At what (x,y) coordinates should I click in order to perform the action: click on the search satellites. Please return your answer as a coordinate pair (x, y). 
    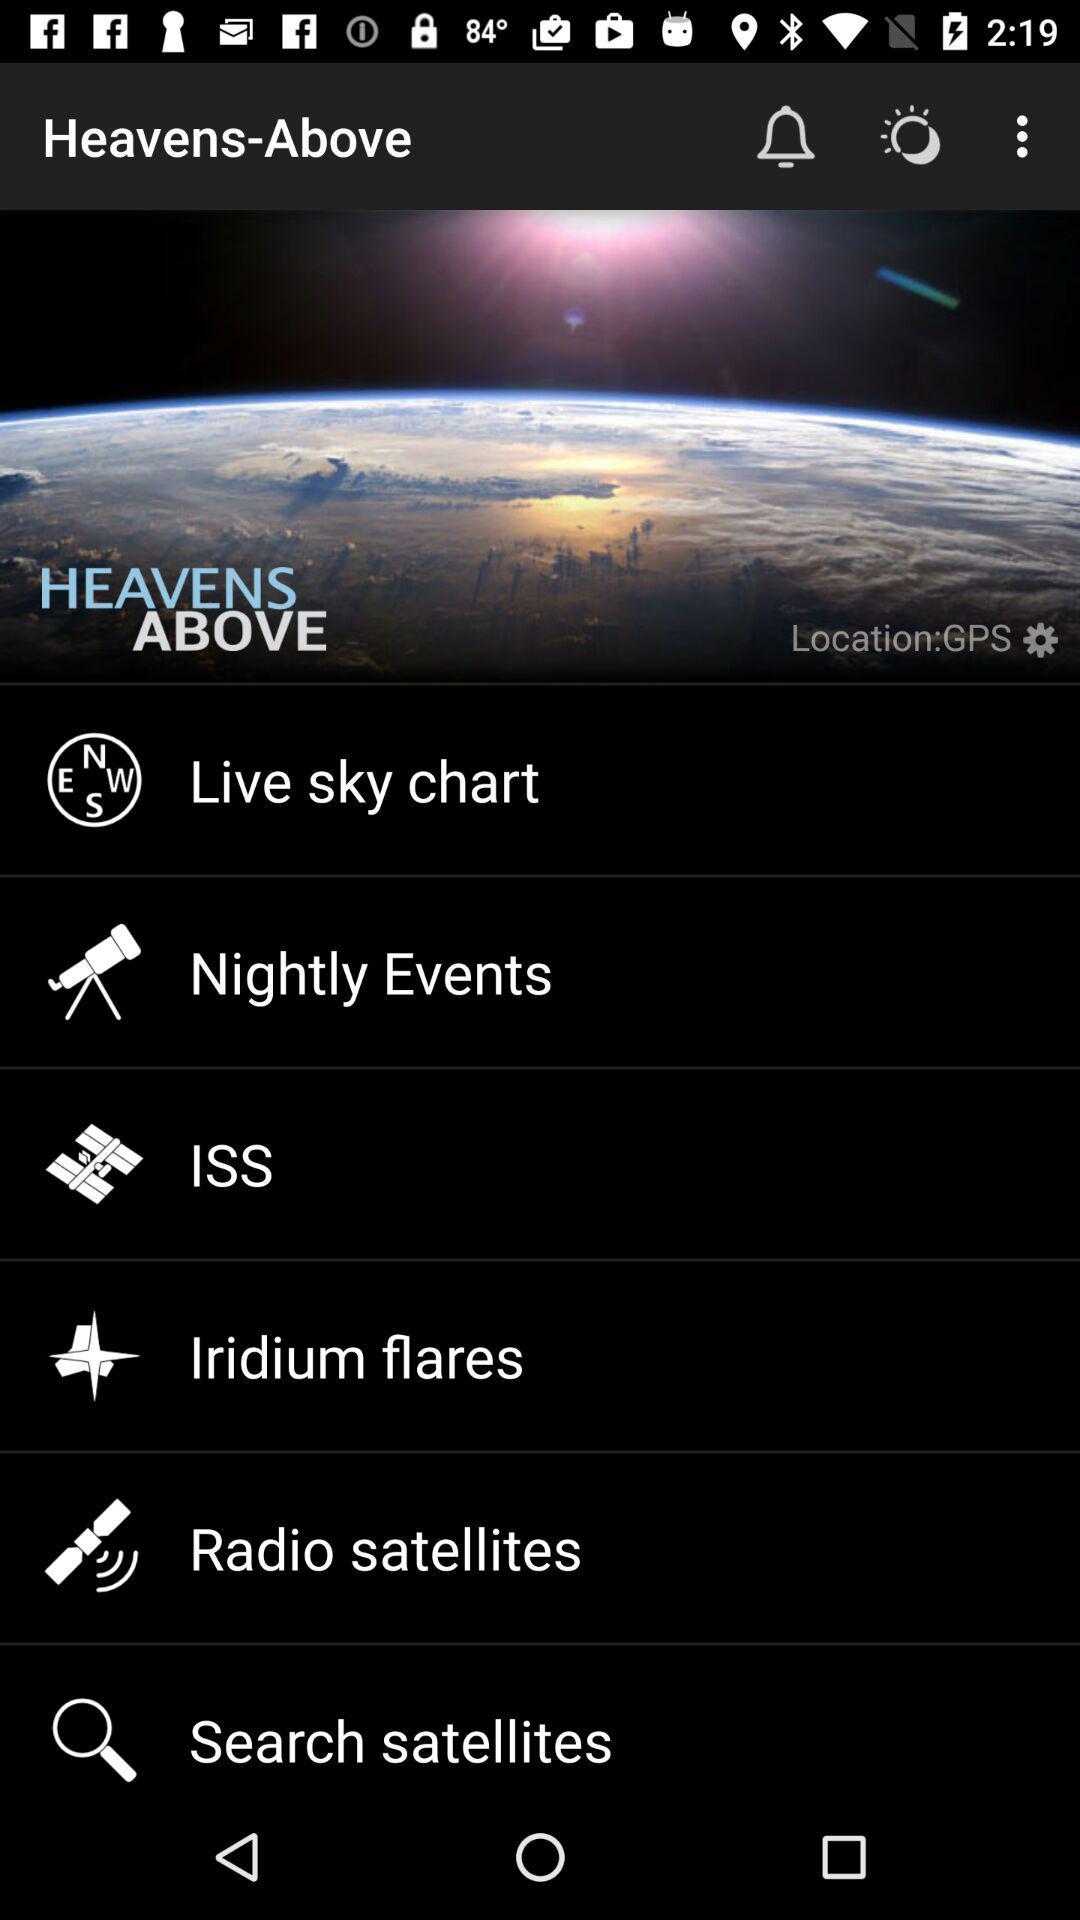
    Looking at the image, I should click on (540, 1718).